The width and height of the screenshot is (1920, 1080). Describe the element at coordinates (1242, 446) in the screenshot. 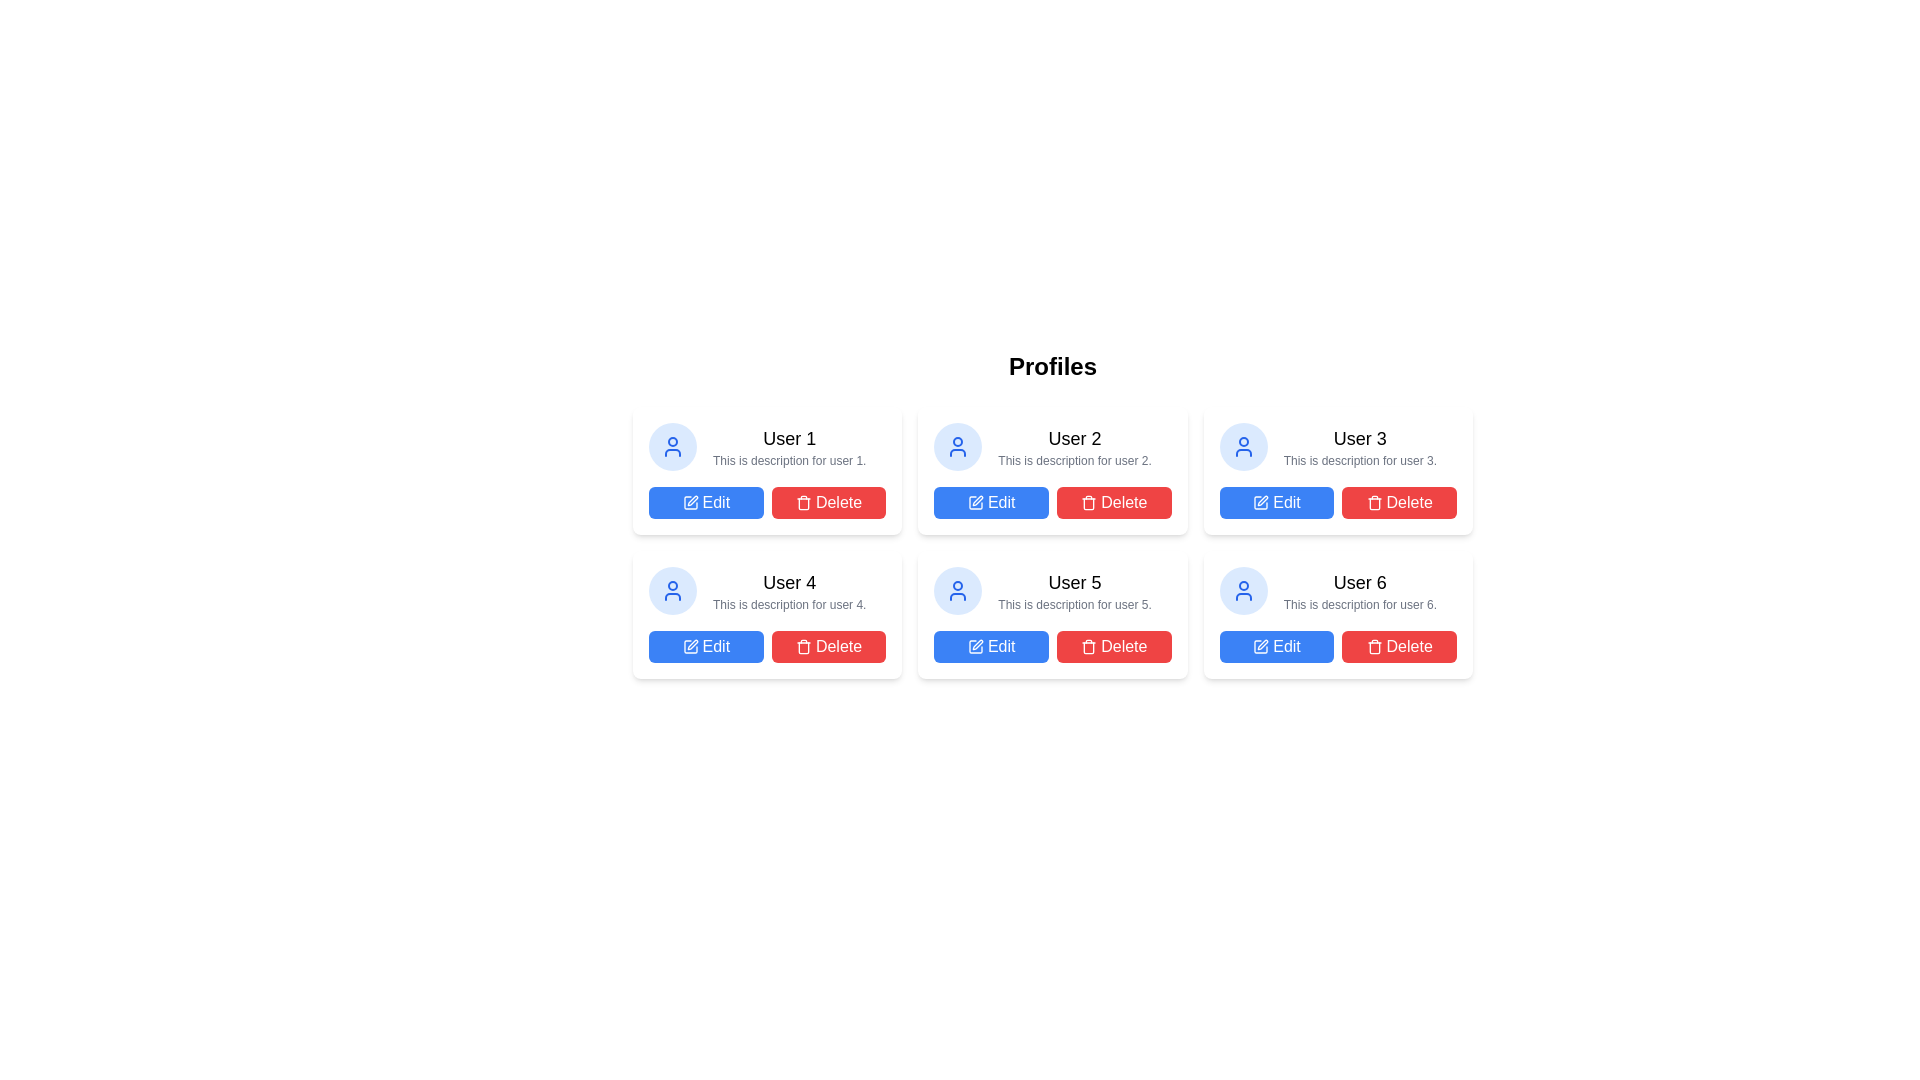

I see `the user entity icon located within a circular blue-tinted background in the user profile card, which is the second card from the left in the first row` at that location.